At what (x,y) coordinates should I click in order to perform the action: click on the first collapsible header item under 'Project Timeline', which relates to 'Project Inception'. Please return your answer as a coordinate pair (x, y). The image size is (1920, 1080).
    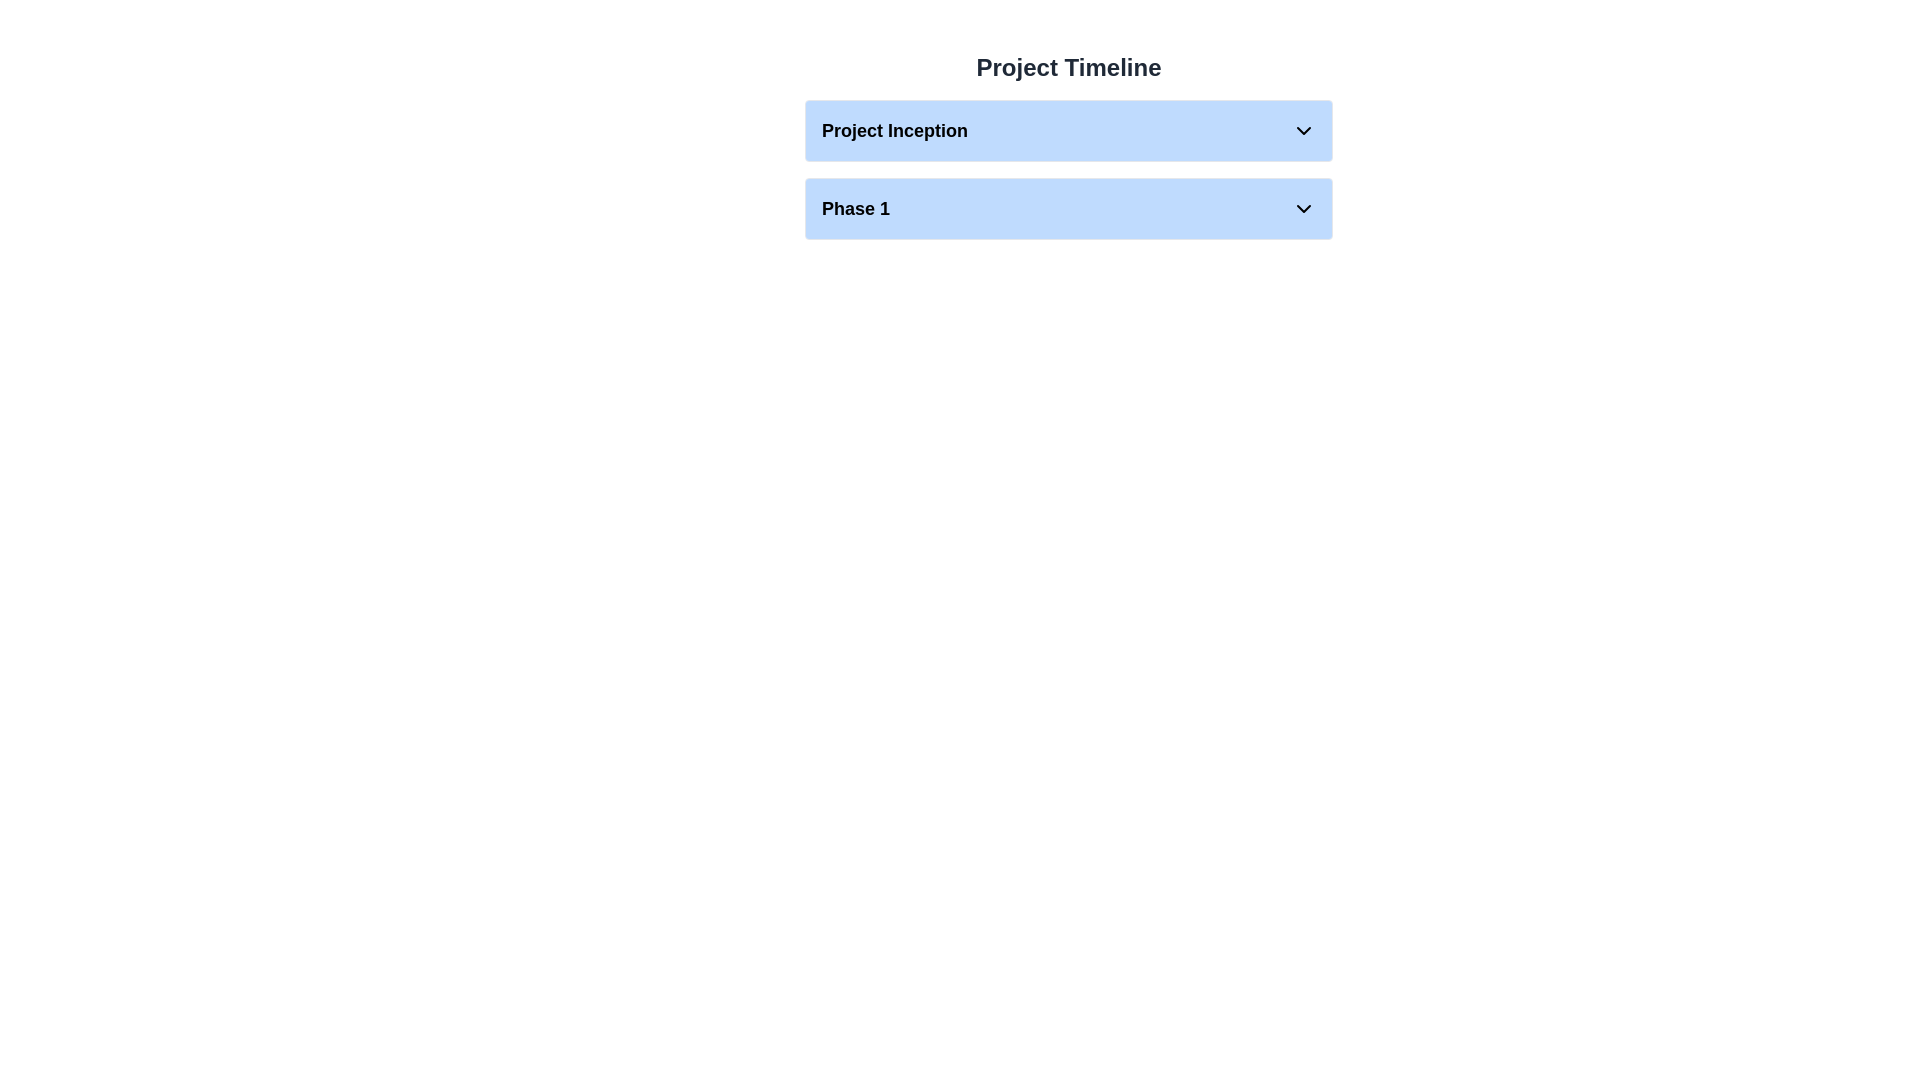
    Looking at the image, I should click on (1068, 153).